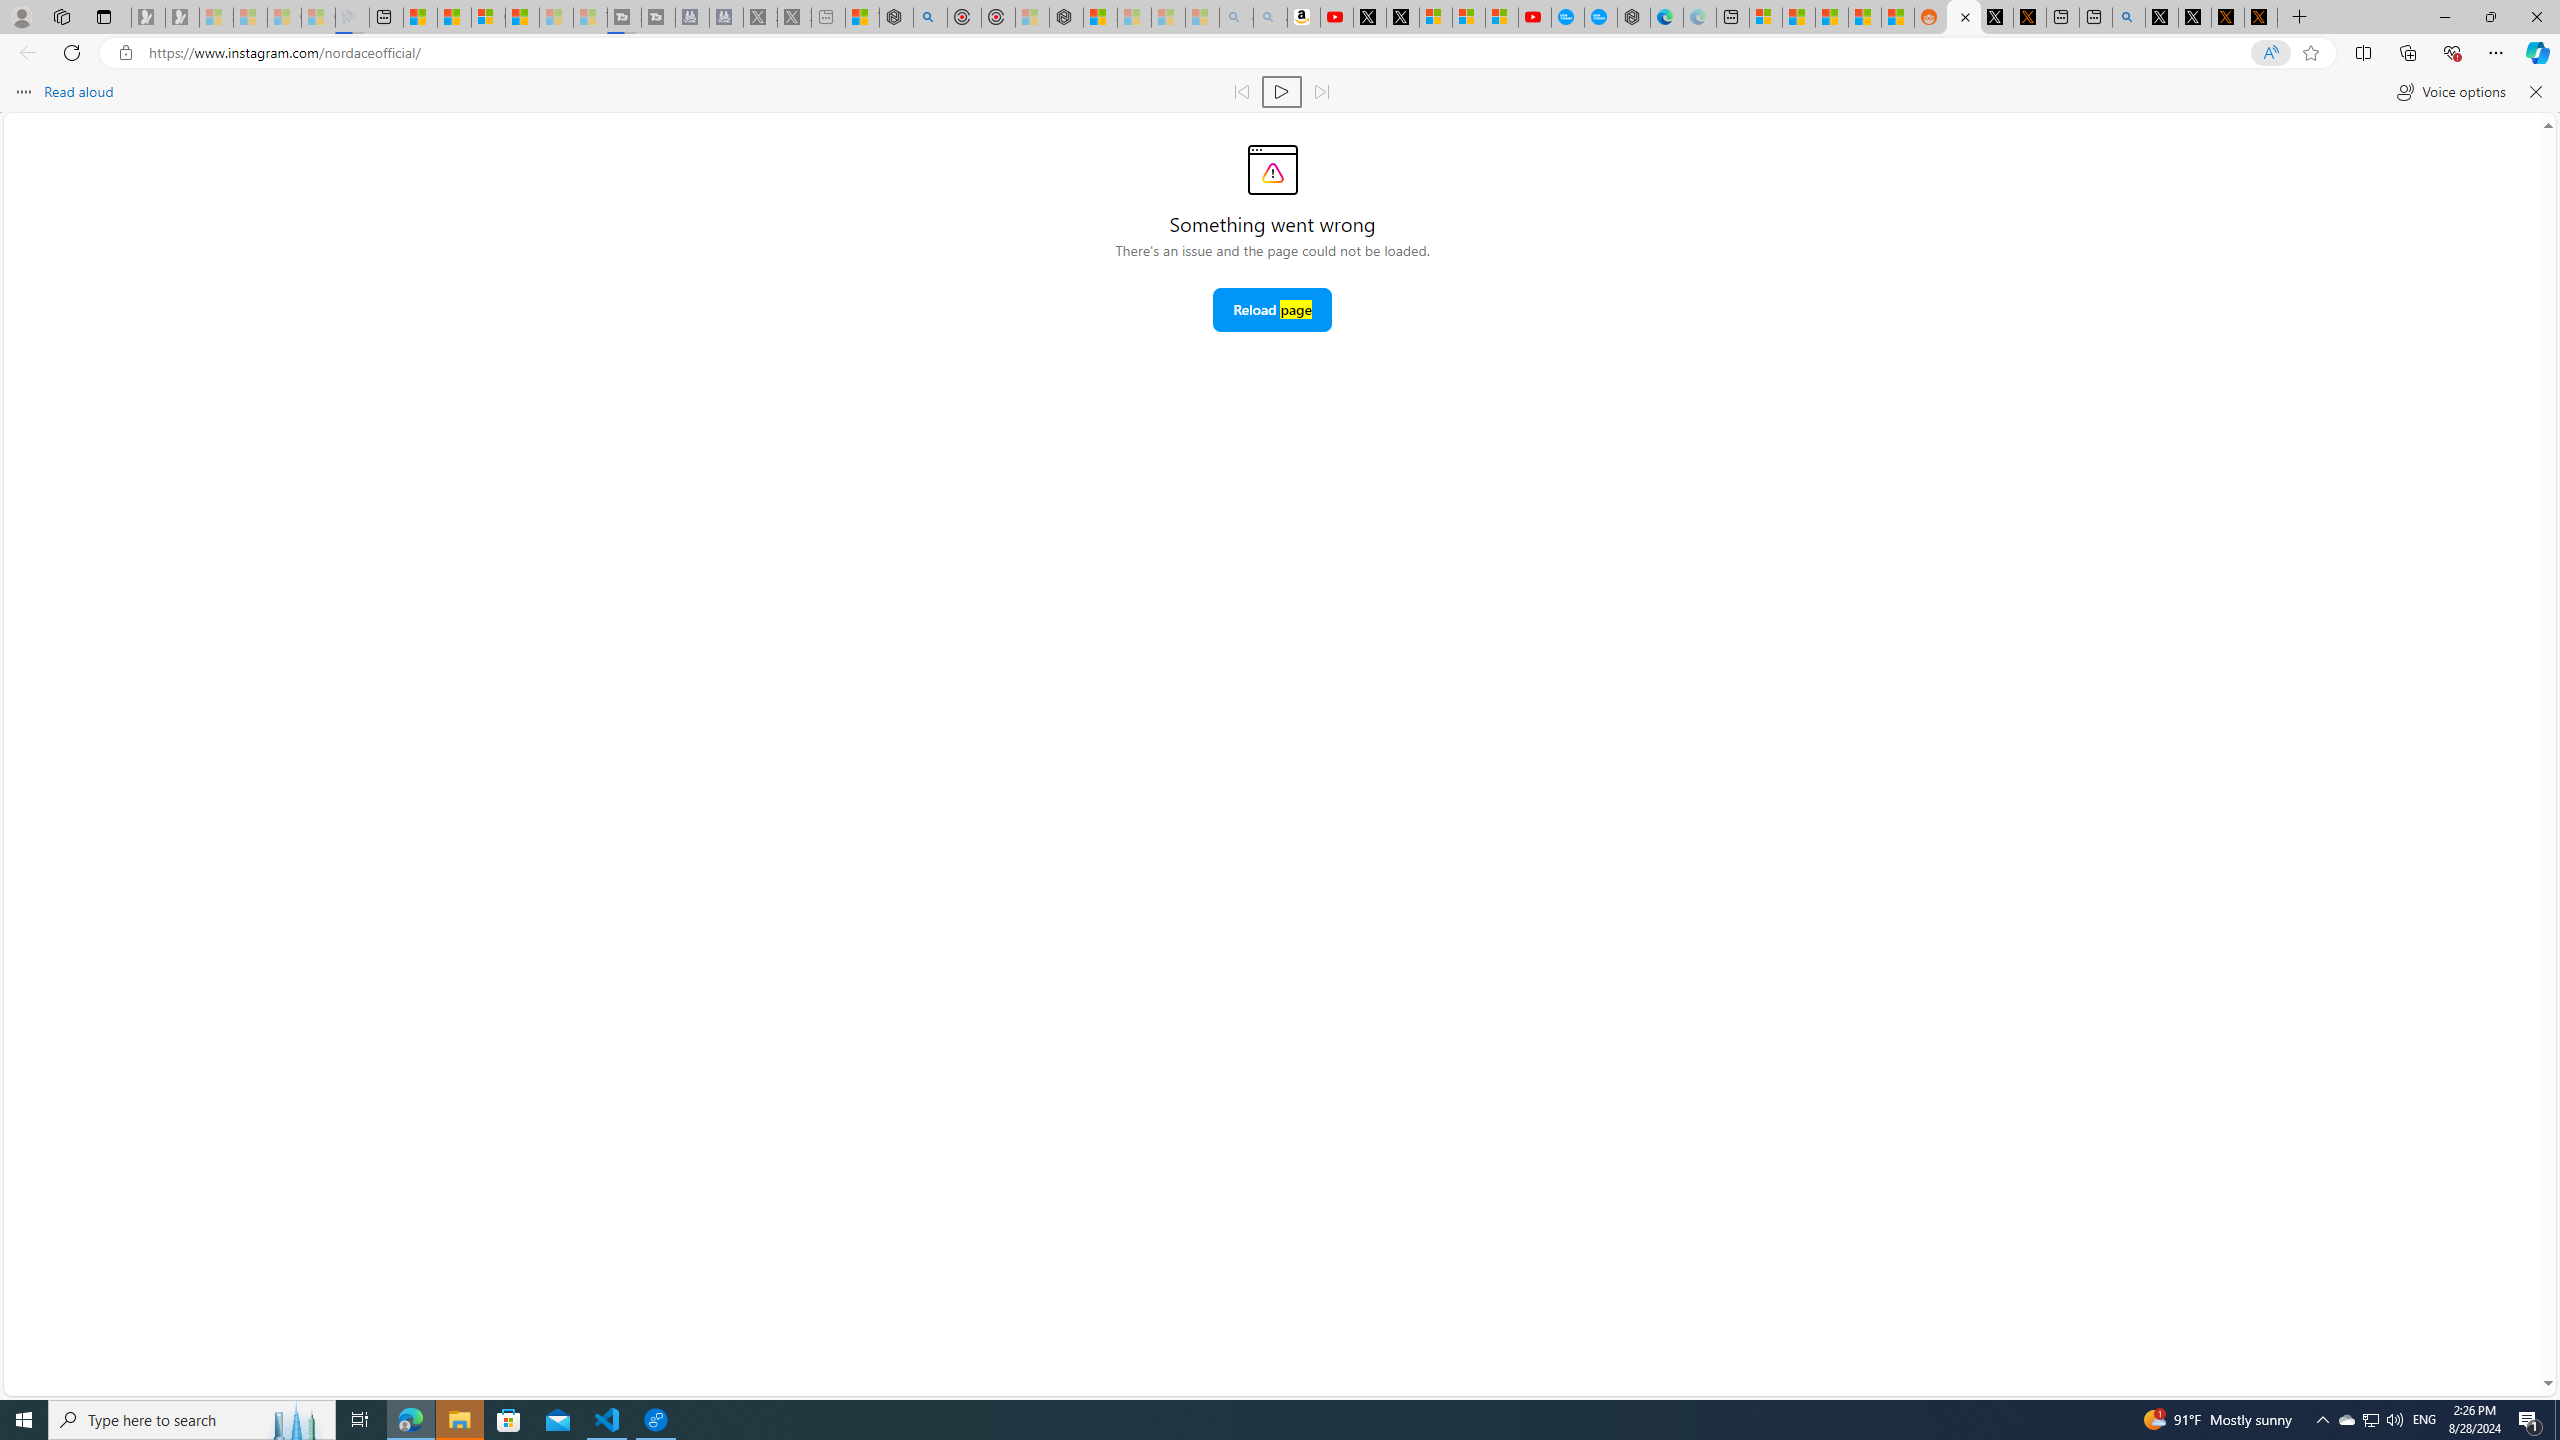 The width and height of the screenshot is (2560, 1440). I want to click on 'amazon - Search - Sleeping', so click(1235, 16).